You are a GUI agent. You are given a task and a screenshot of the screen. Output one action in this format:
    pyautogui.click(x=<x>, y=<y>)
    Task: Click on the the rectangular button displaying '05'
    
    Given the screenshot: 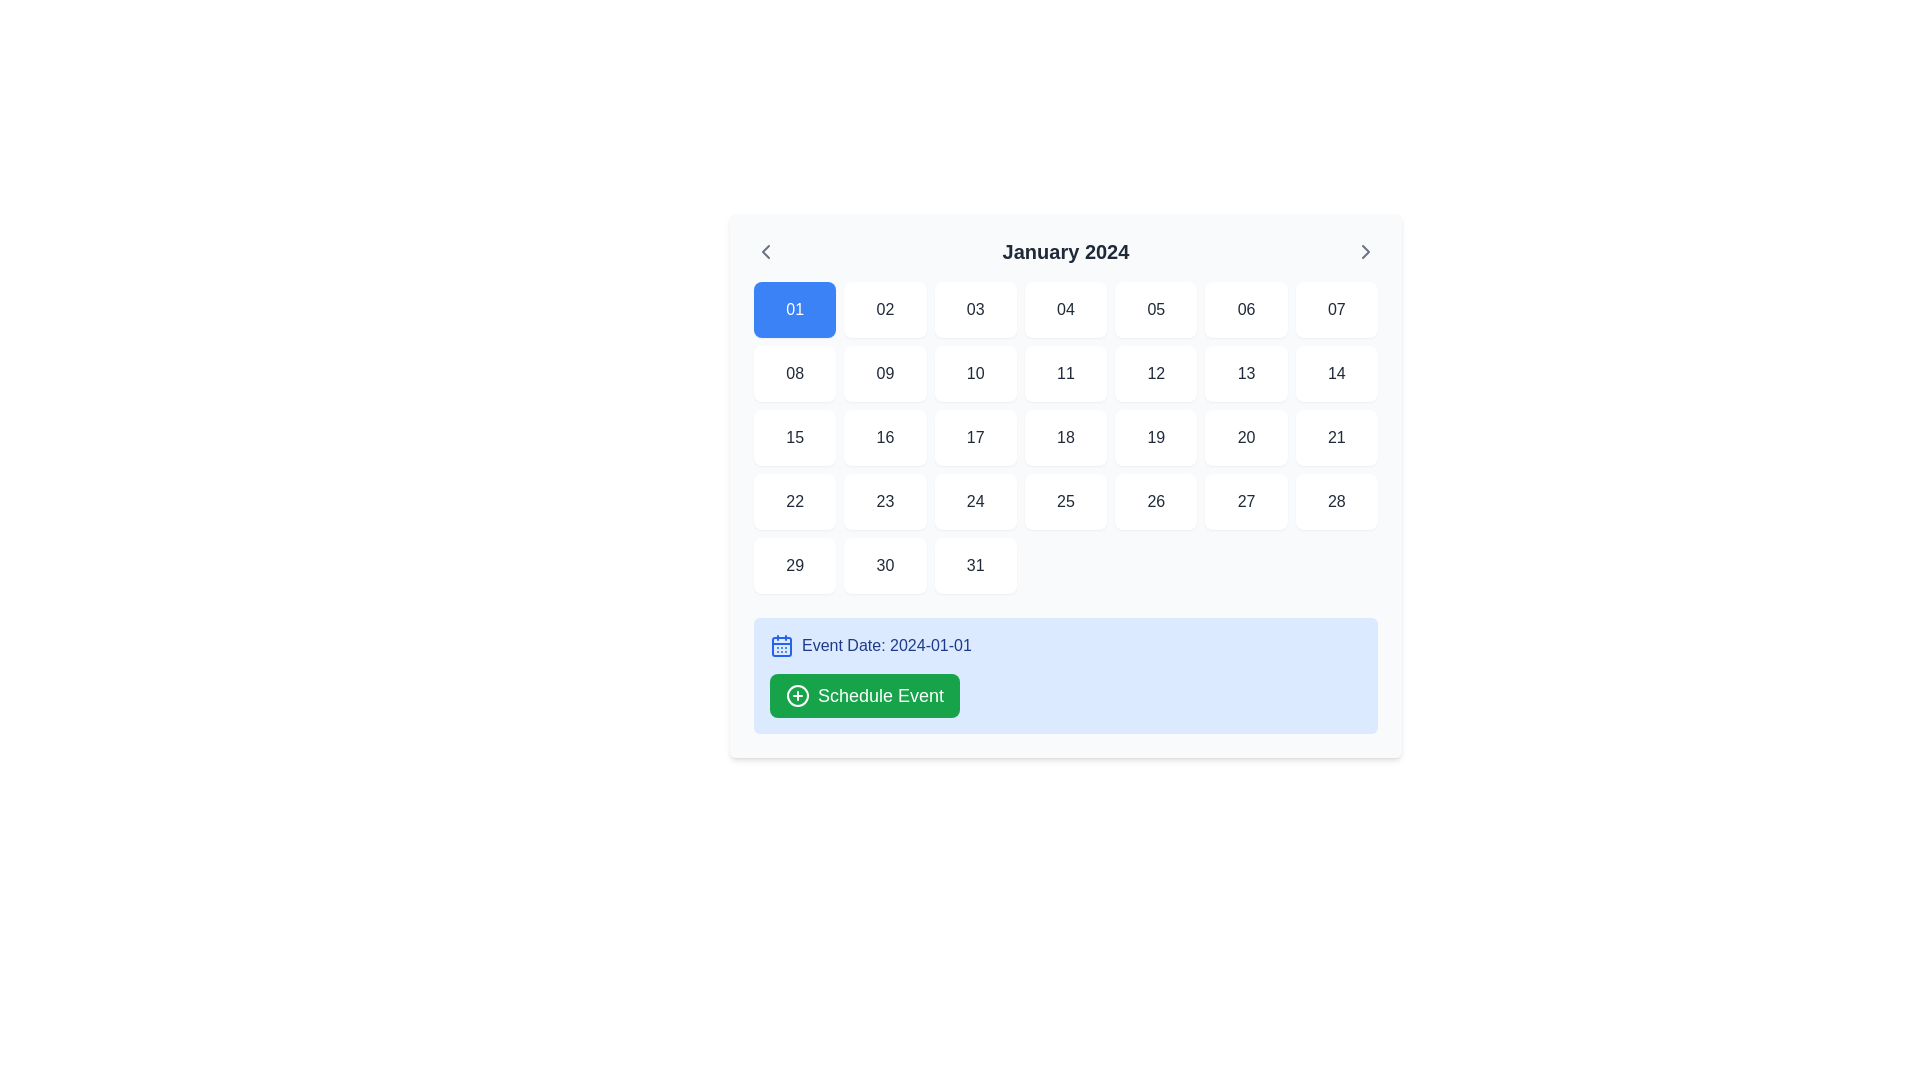 What is the action you would take?
    pyautogui.click(x=1156, y=309)
    